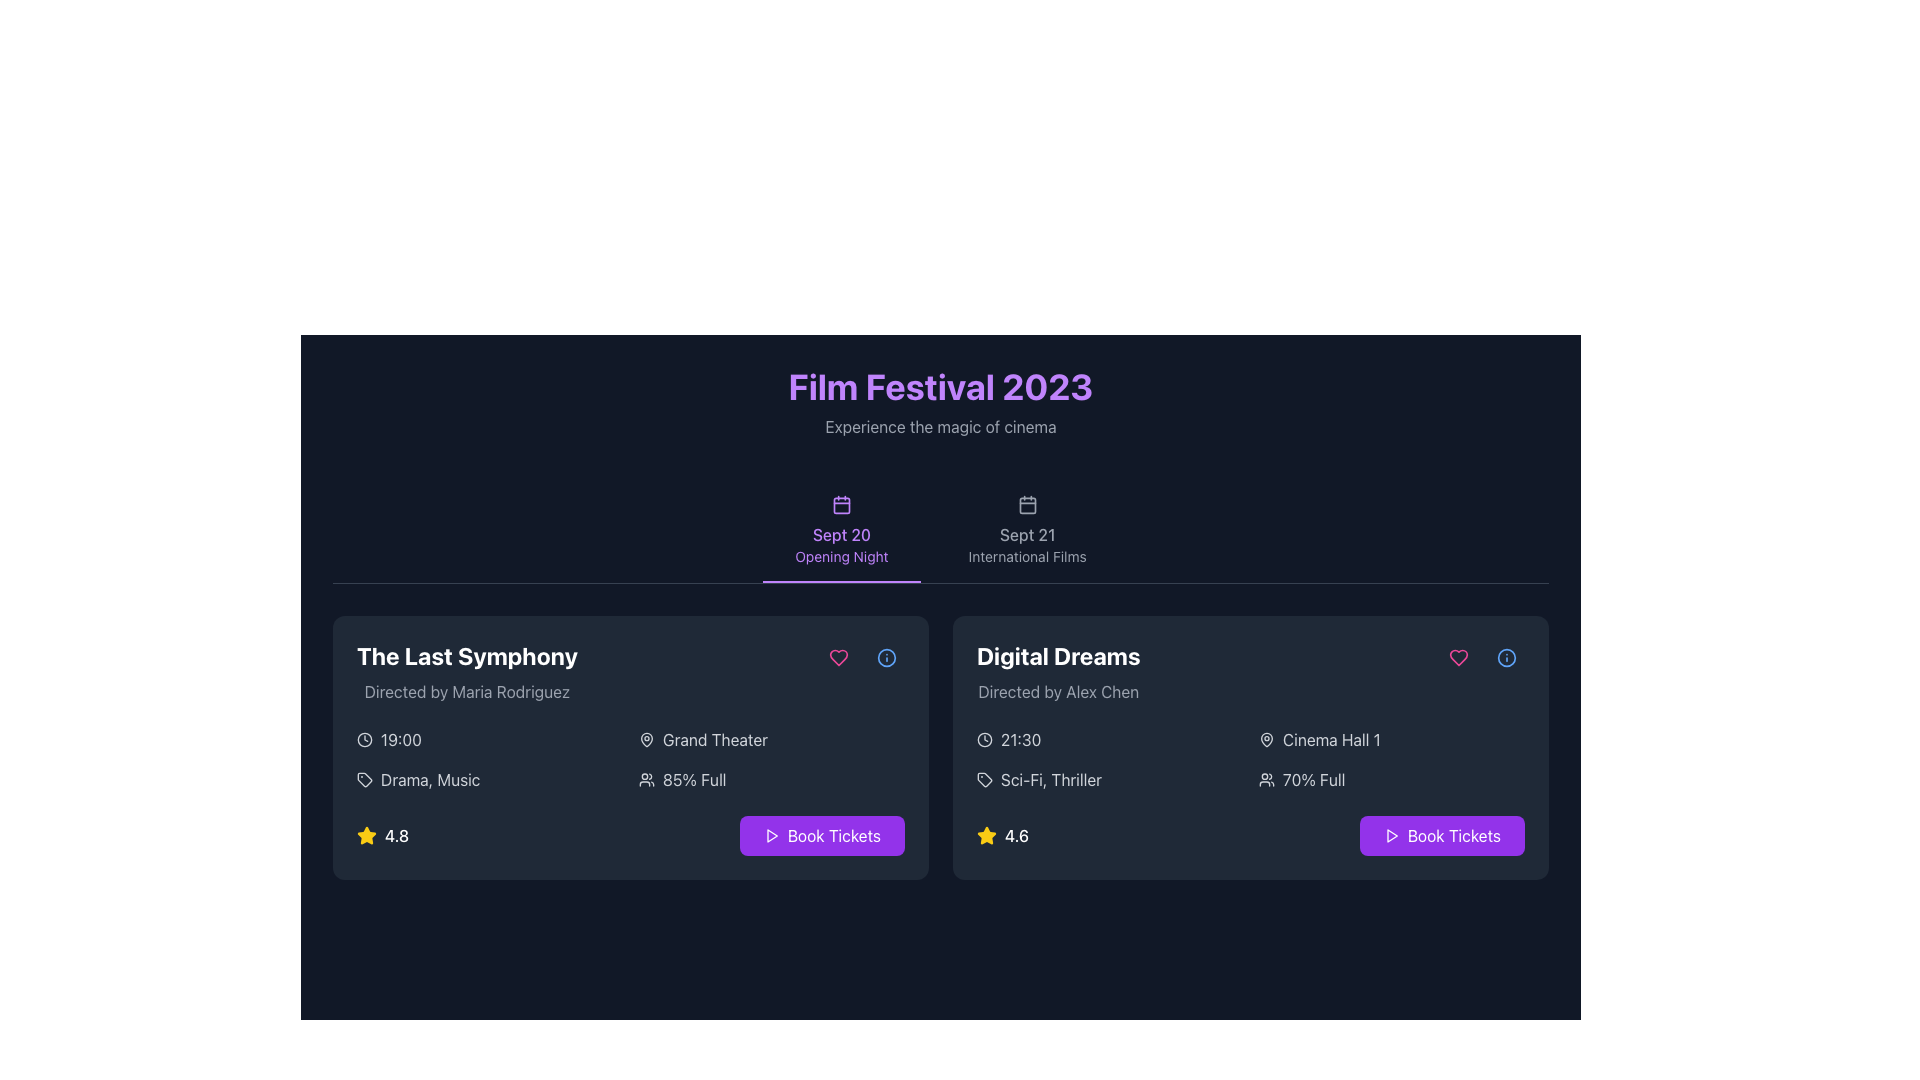  What do you see at coordinates (984, 778) in the screenshot?
I see `the decorative tag icon located in the detailed information panel of the 'Digital Dreams' event card, which is situated near the top-right of the card` at bounding box center [984, 778].